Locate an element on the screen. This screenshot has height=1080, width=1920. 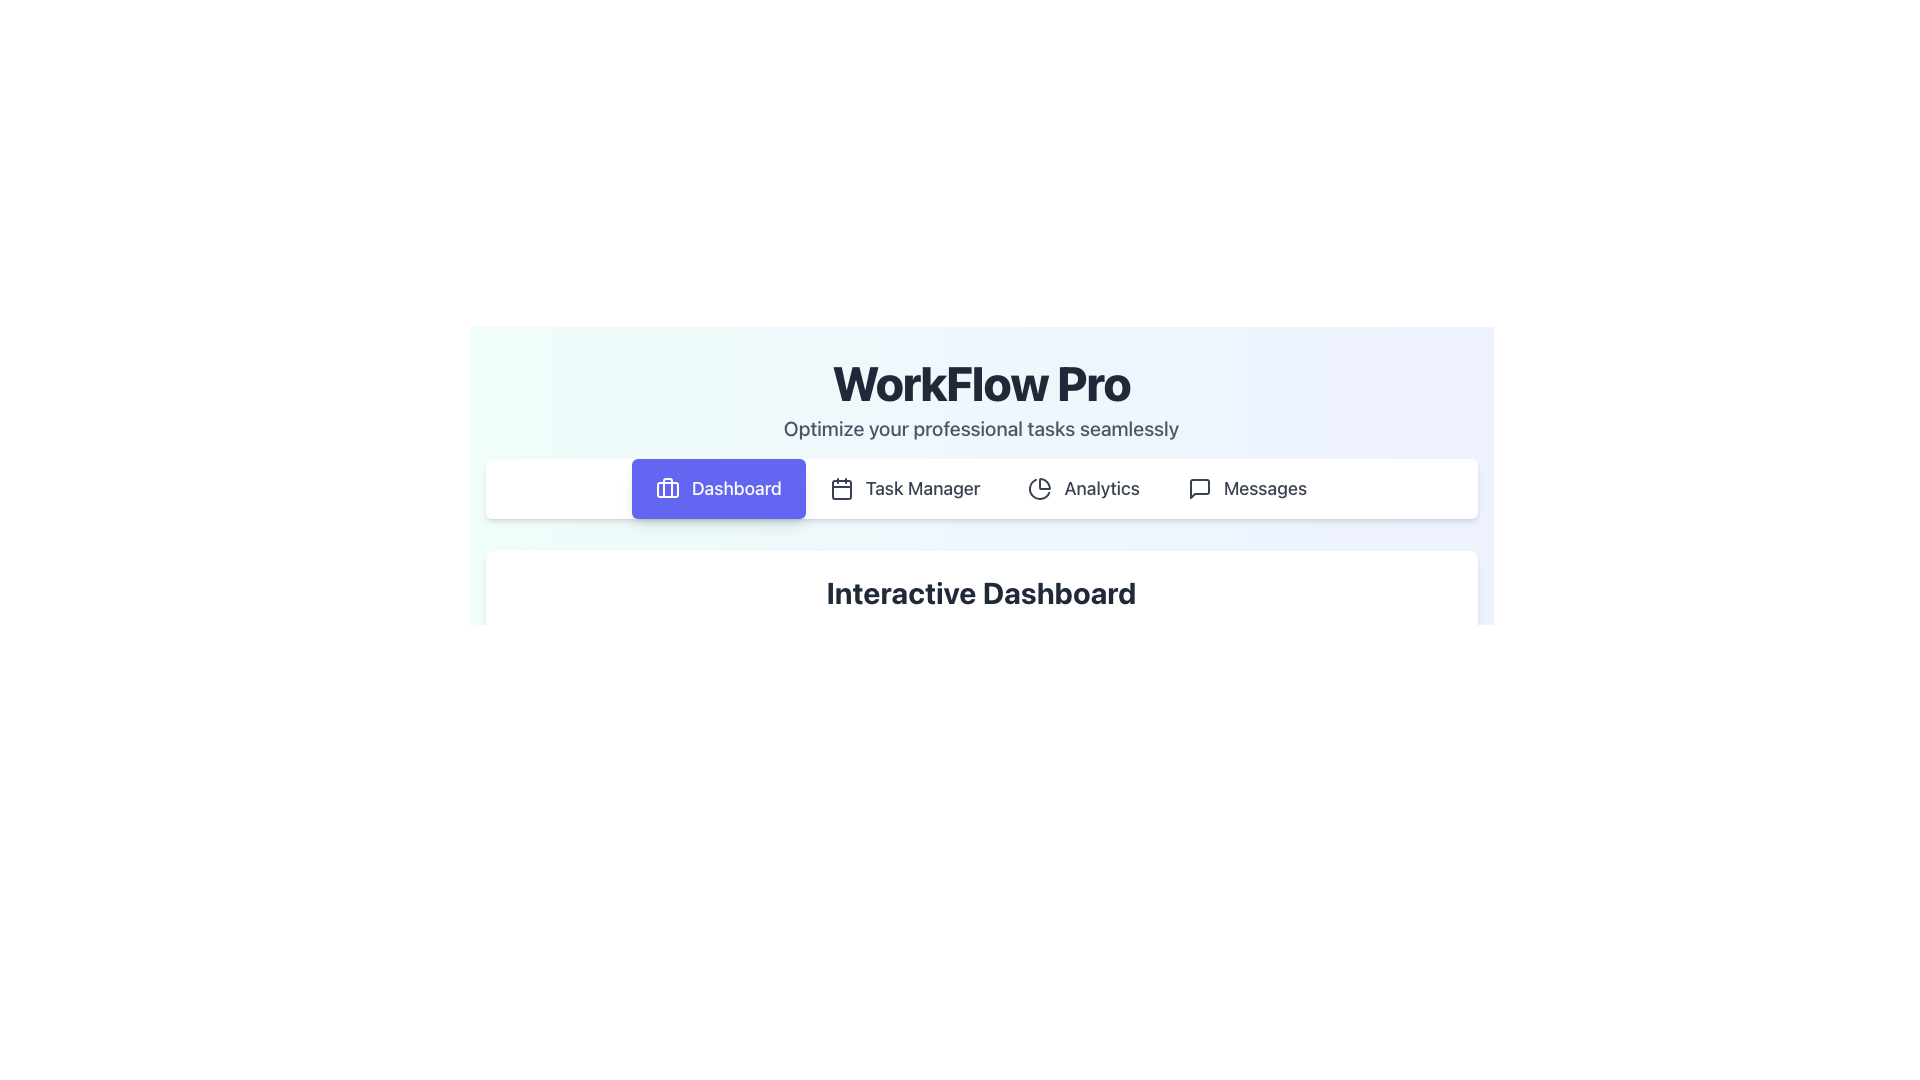
the 'Messages' button, which is the last item in the horizontal navigation bar is located at coordinates (1246, 489).